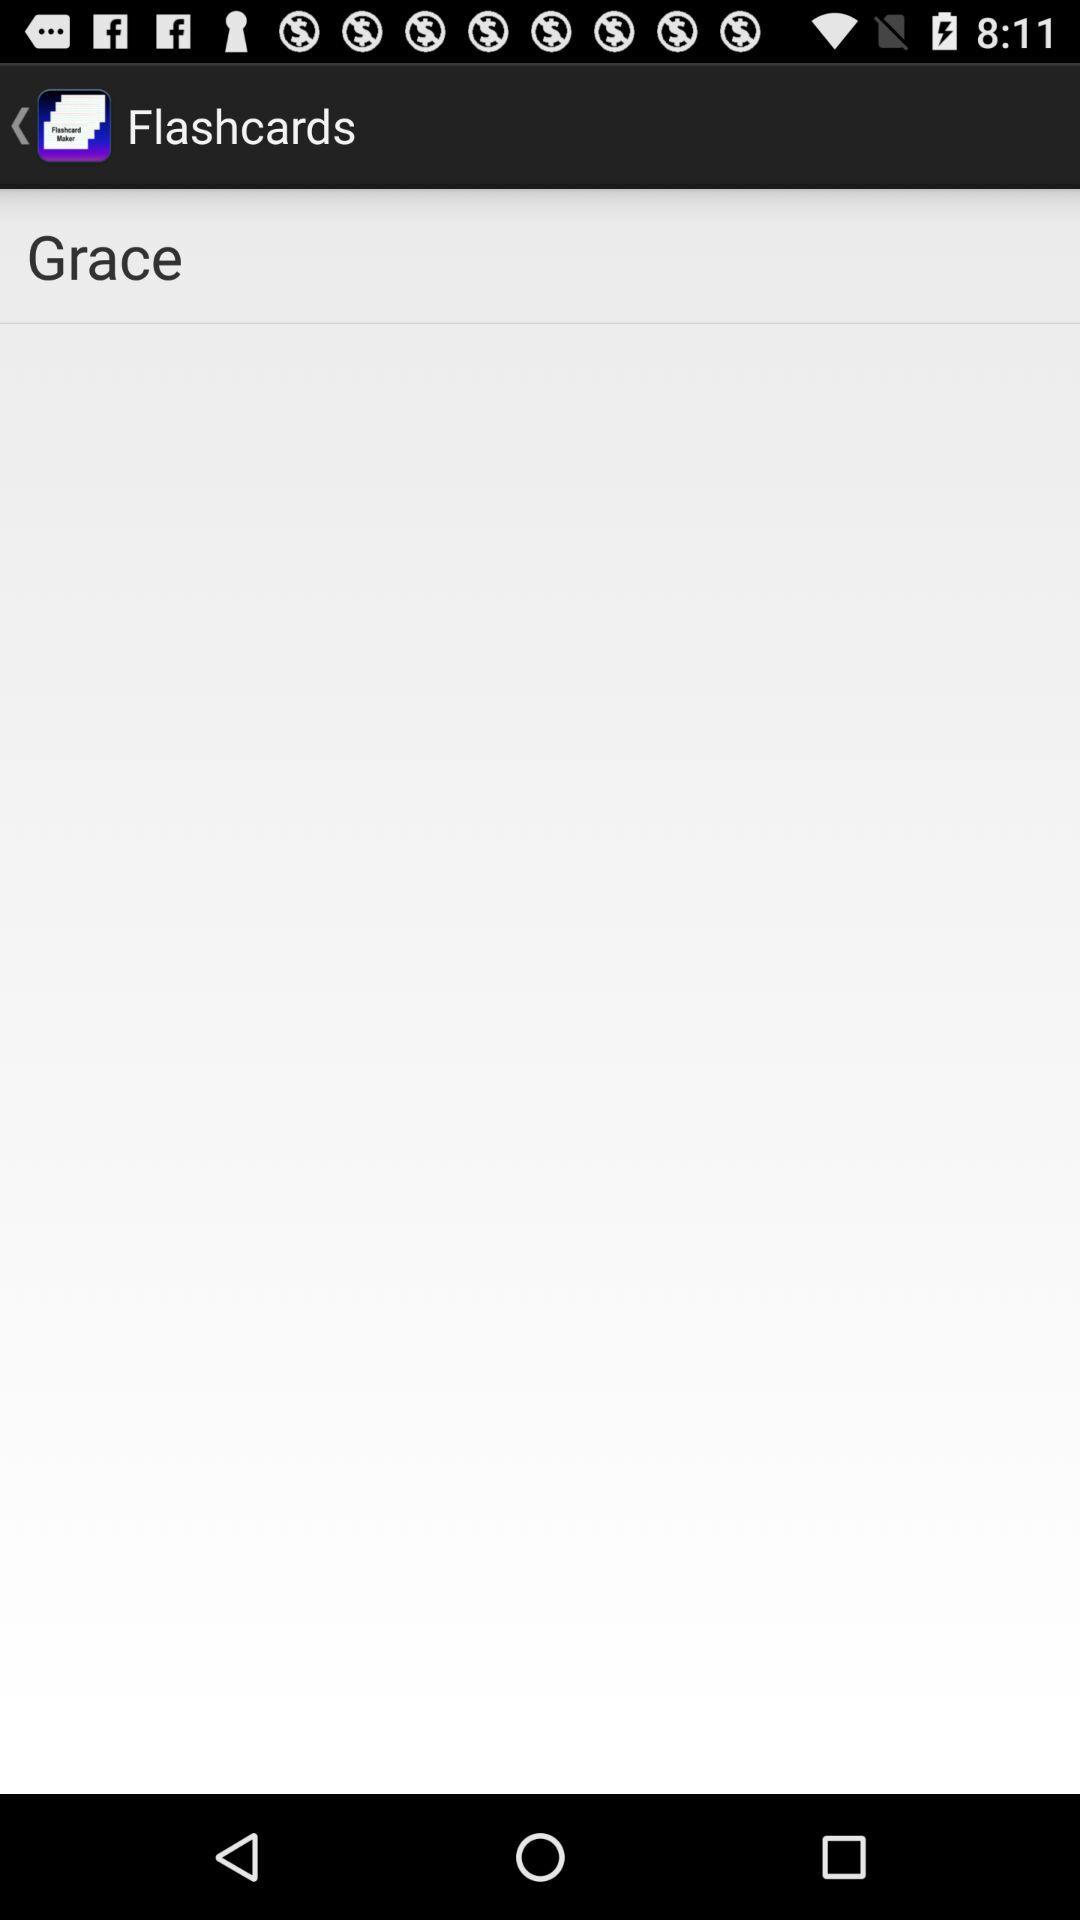  Describe the element at coordinates (540, 254) in the screenshot. I see `grace app` at that location.